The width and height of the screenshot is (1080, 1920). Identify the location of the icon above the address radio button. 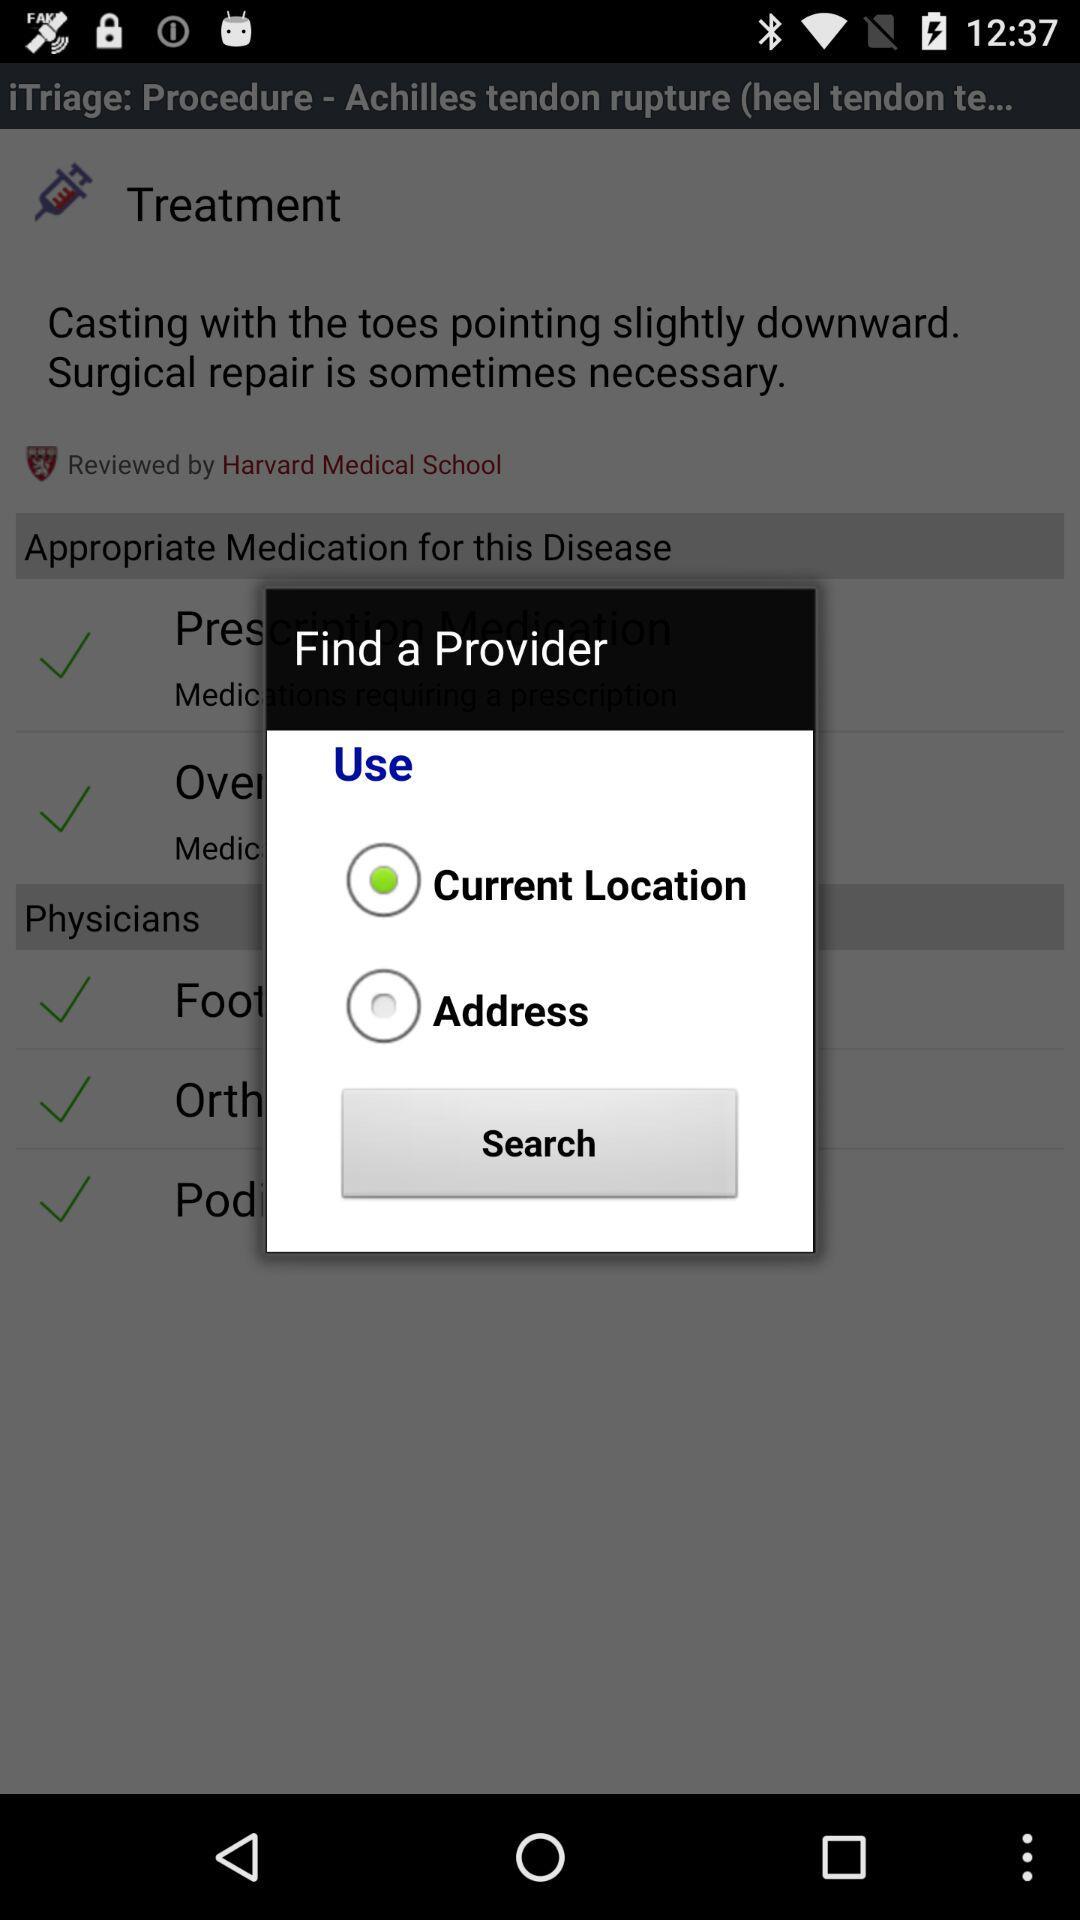
(540, 882).